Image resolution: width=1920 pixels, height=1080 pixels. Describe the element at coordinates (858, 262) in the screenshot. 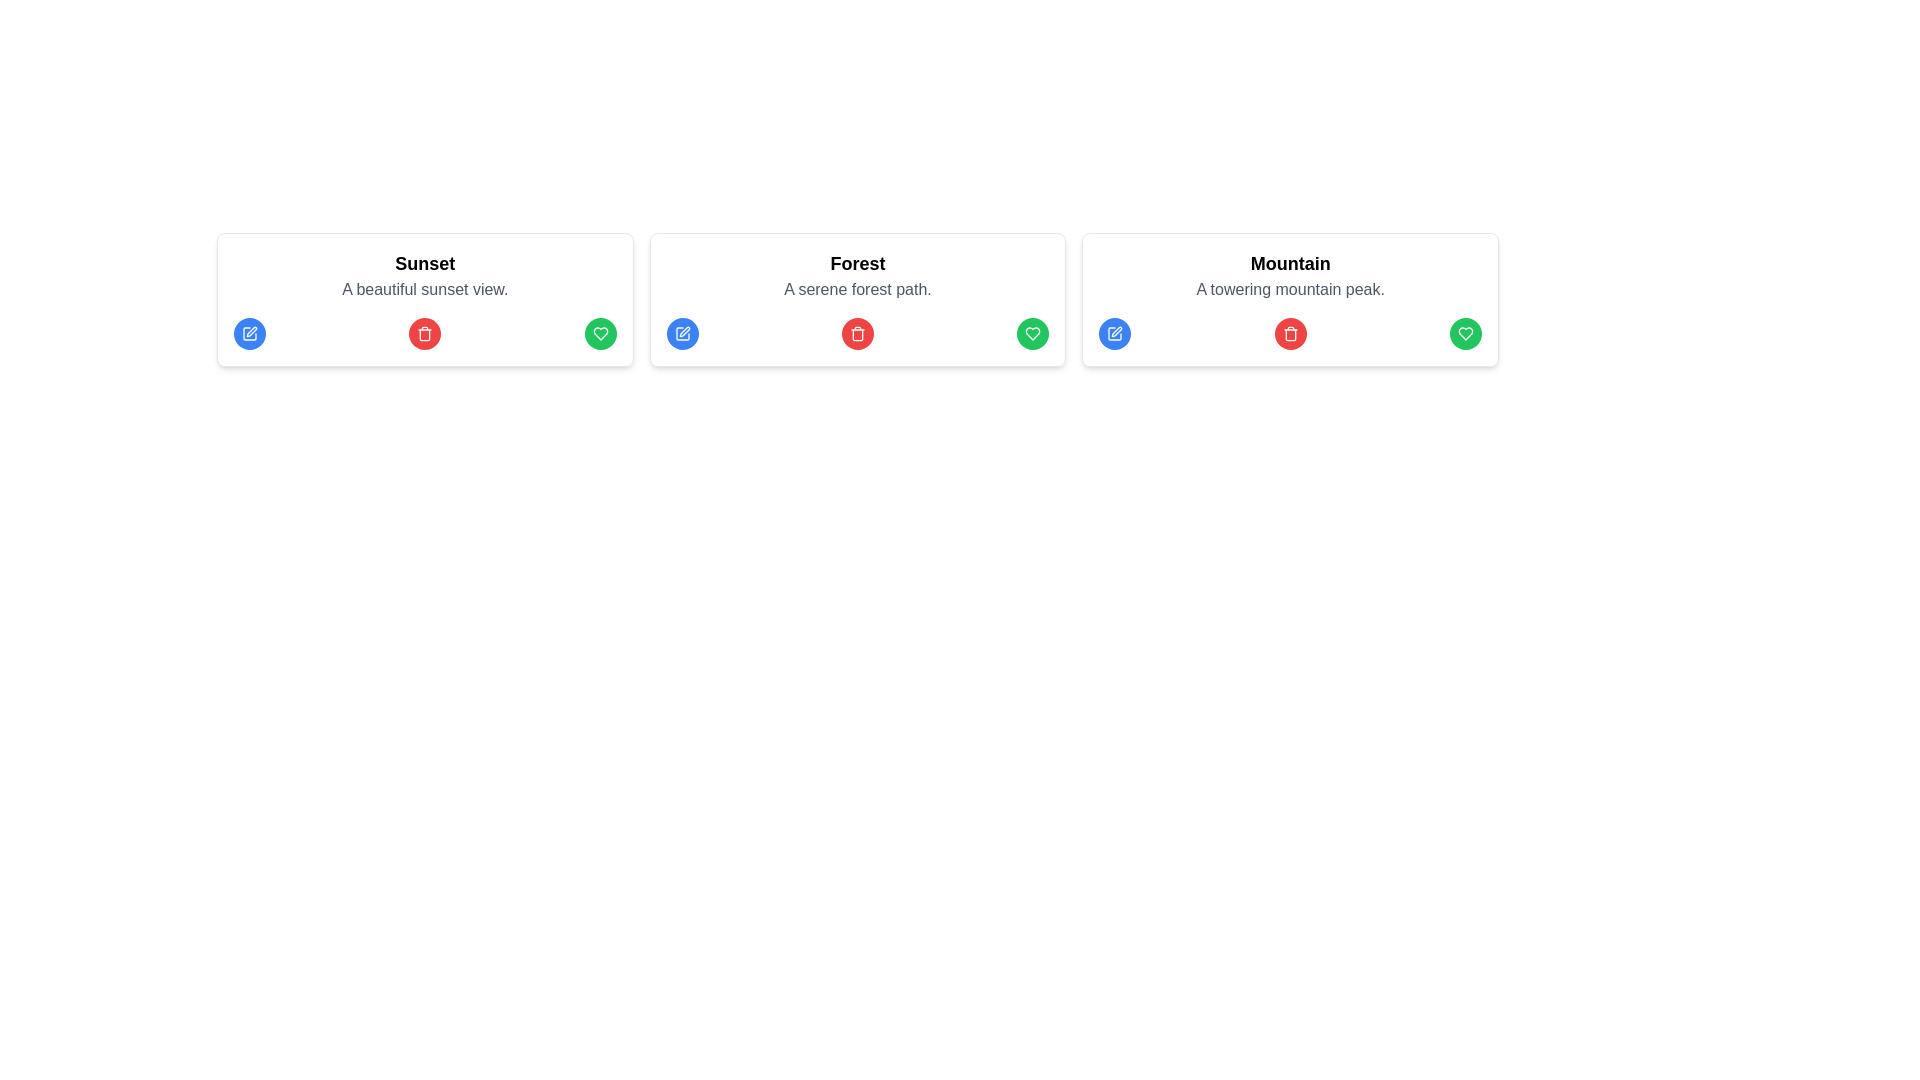

I see `the text label that serves as the primary title for the middle card in a triplet layout, indicating the theme or subject of the card content` at that location.